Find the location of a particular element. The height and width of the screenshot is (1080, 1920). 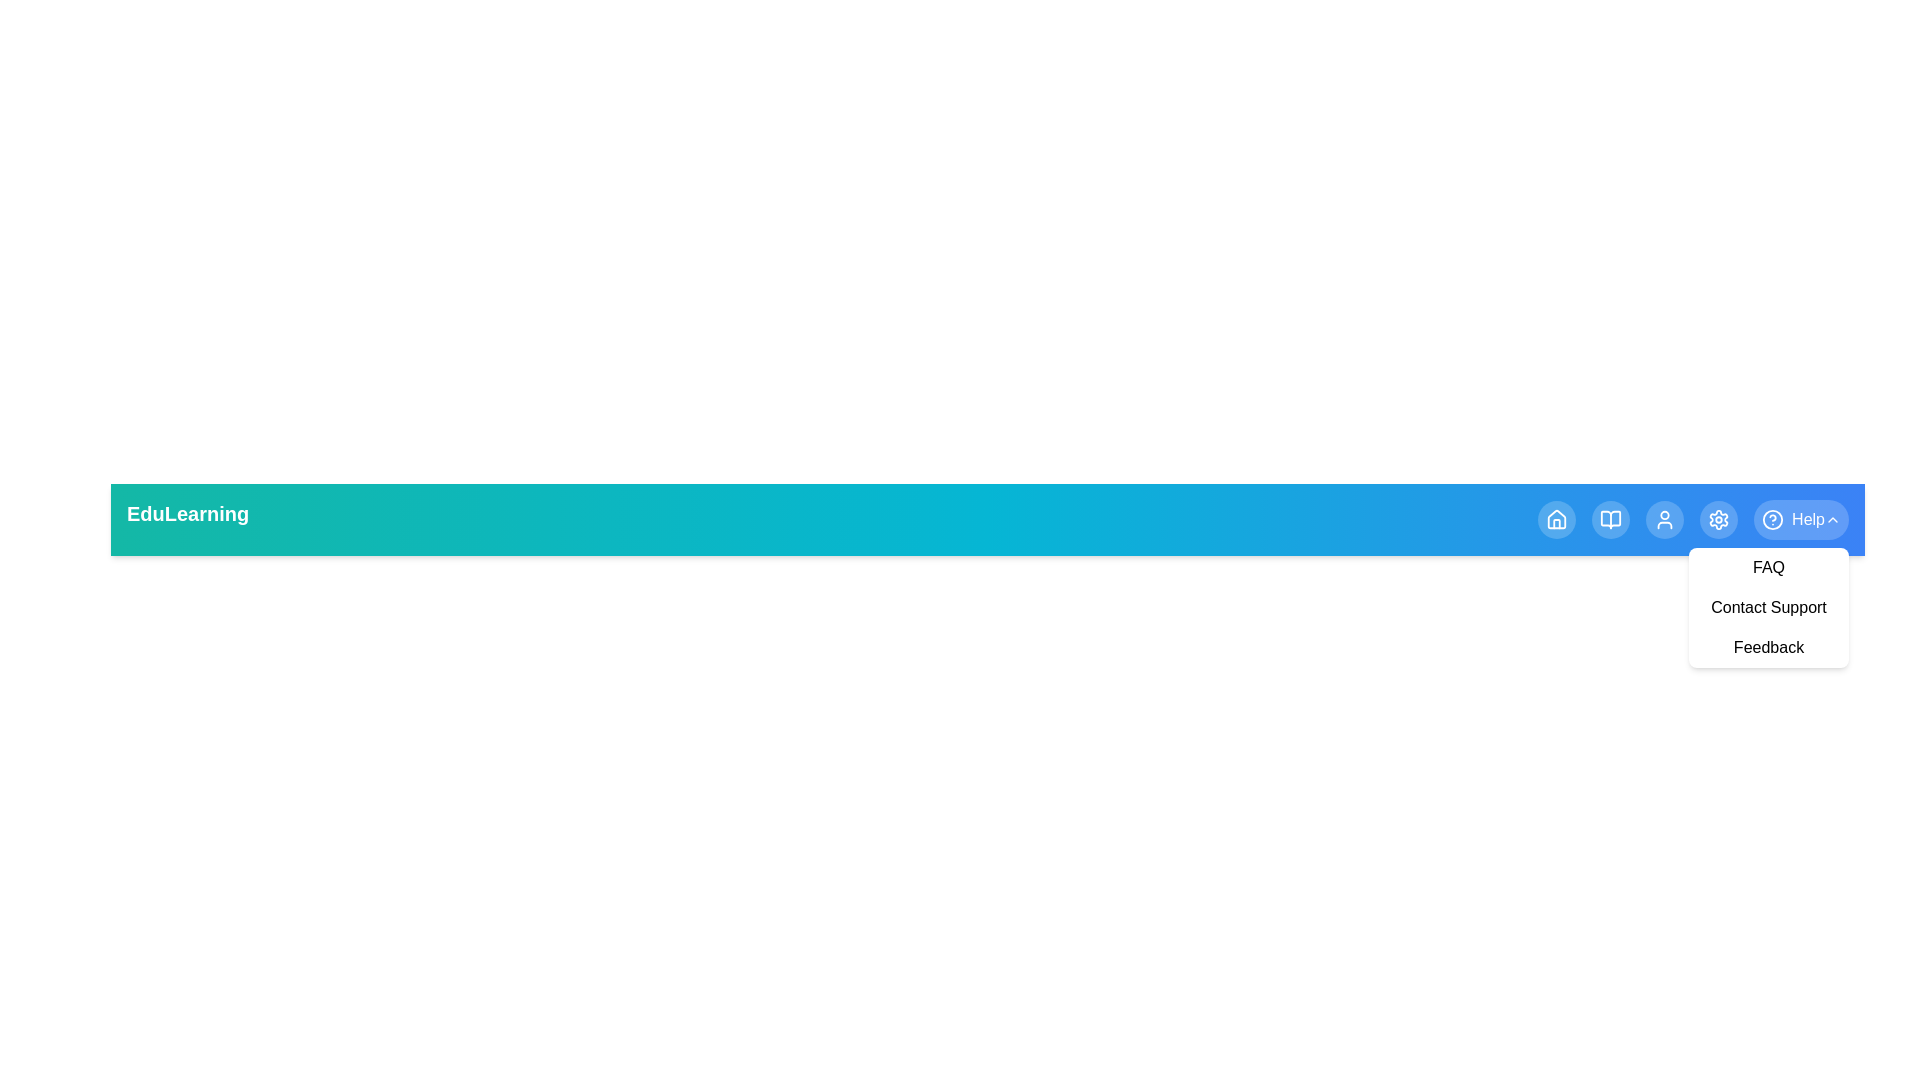

the Contact Support from the Help dropdown menu is located at coordinates (1769, 607).